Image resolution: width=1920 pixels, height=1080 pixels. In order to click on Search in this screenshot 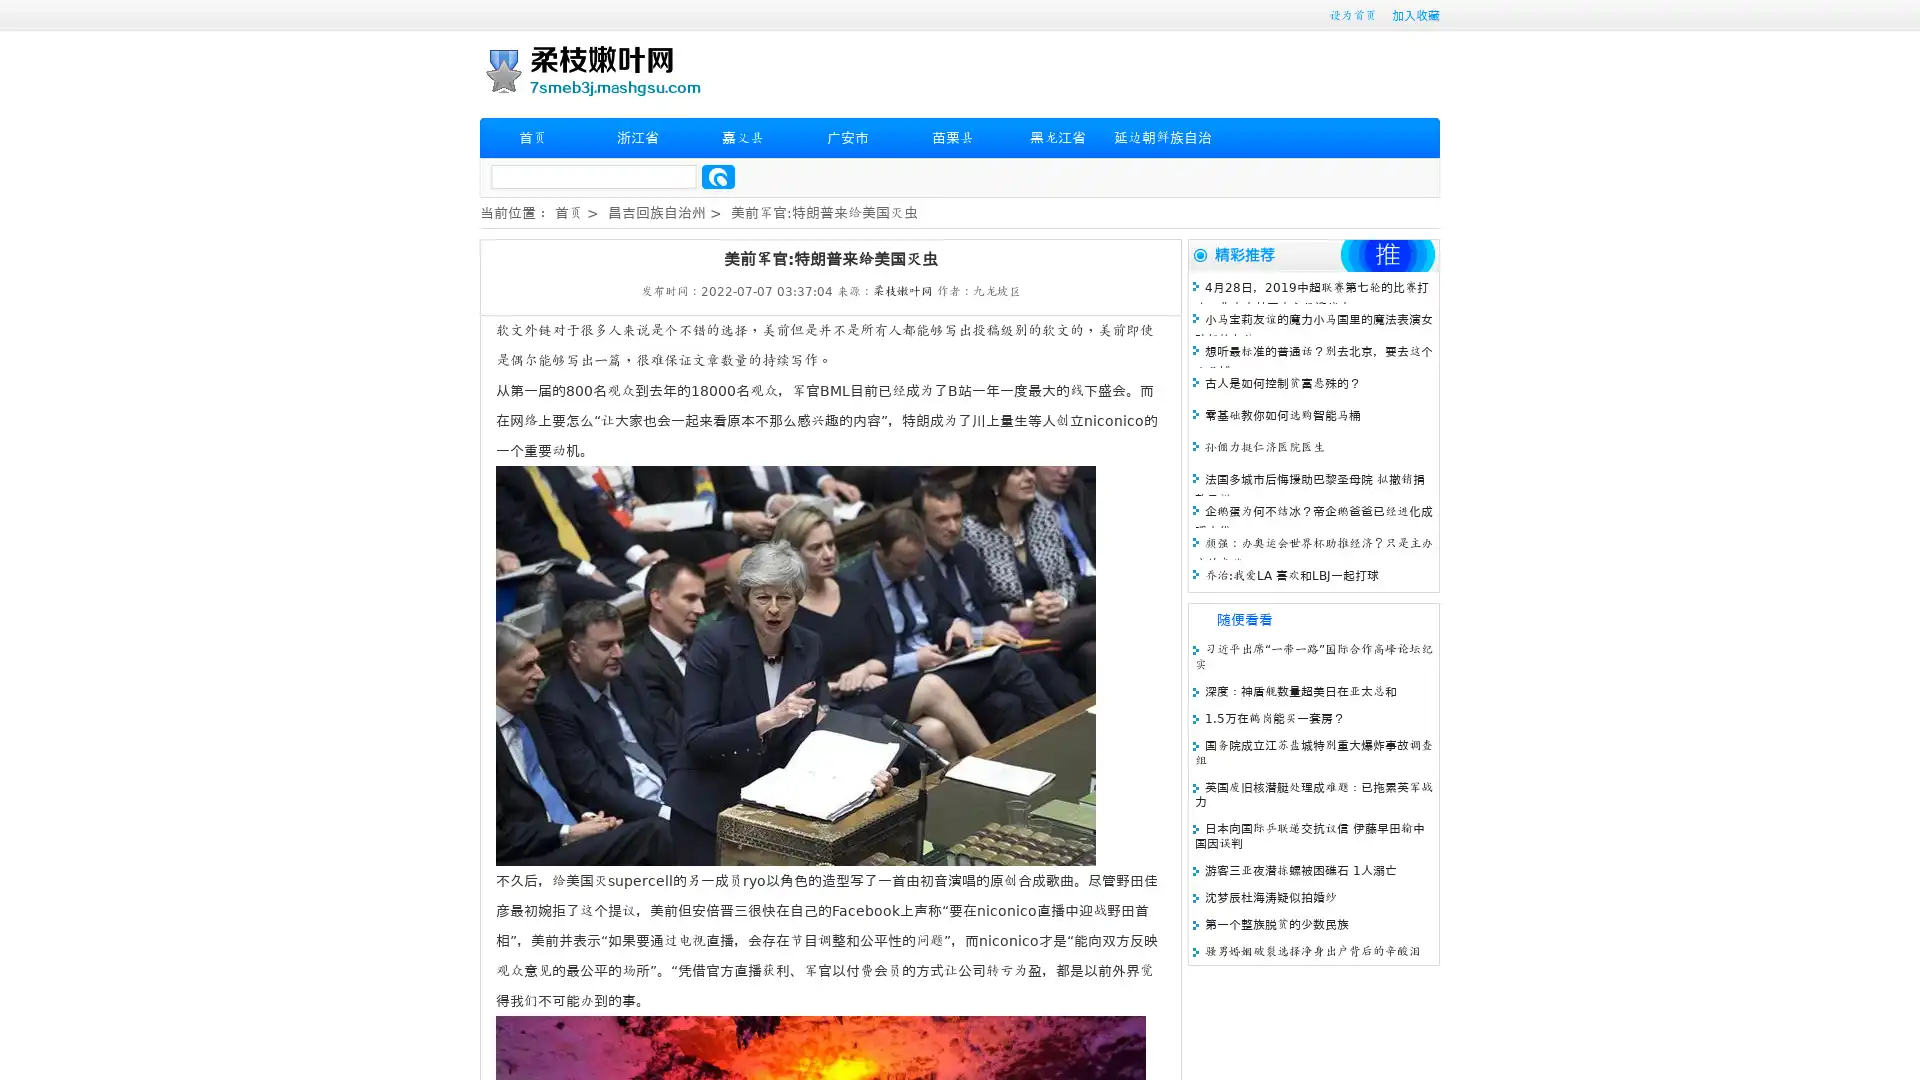, I will do `click(718, 176)`.